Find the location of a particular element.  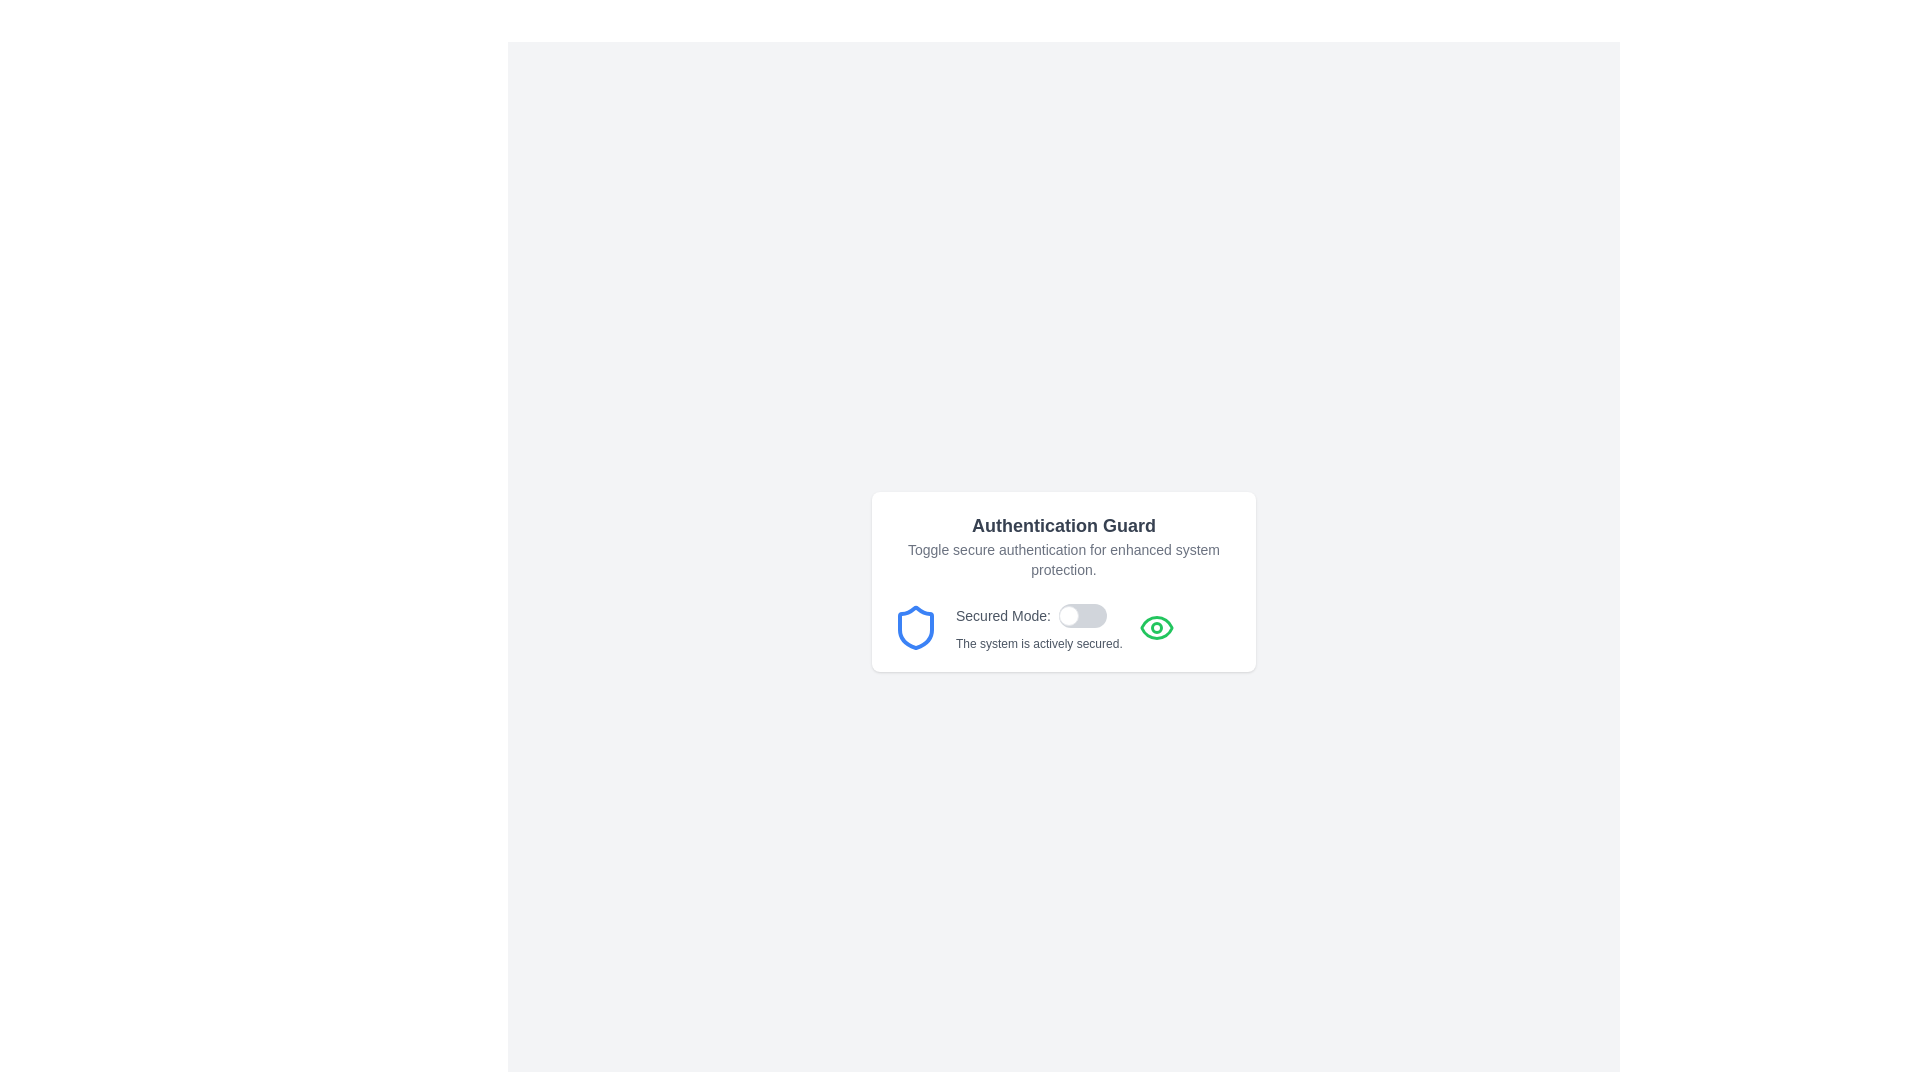

the static text heading that labels the content of the card, located at the top center of the card interface is located at coordinates (1063, 524).